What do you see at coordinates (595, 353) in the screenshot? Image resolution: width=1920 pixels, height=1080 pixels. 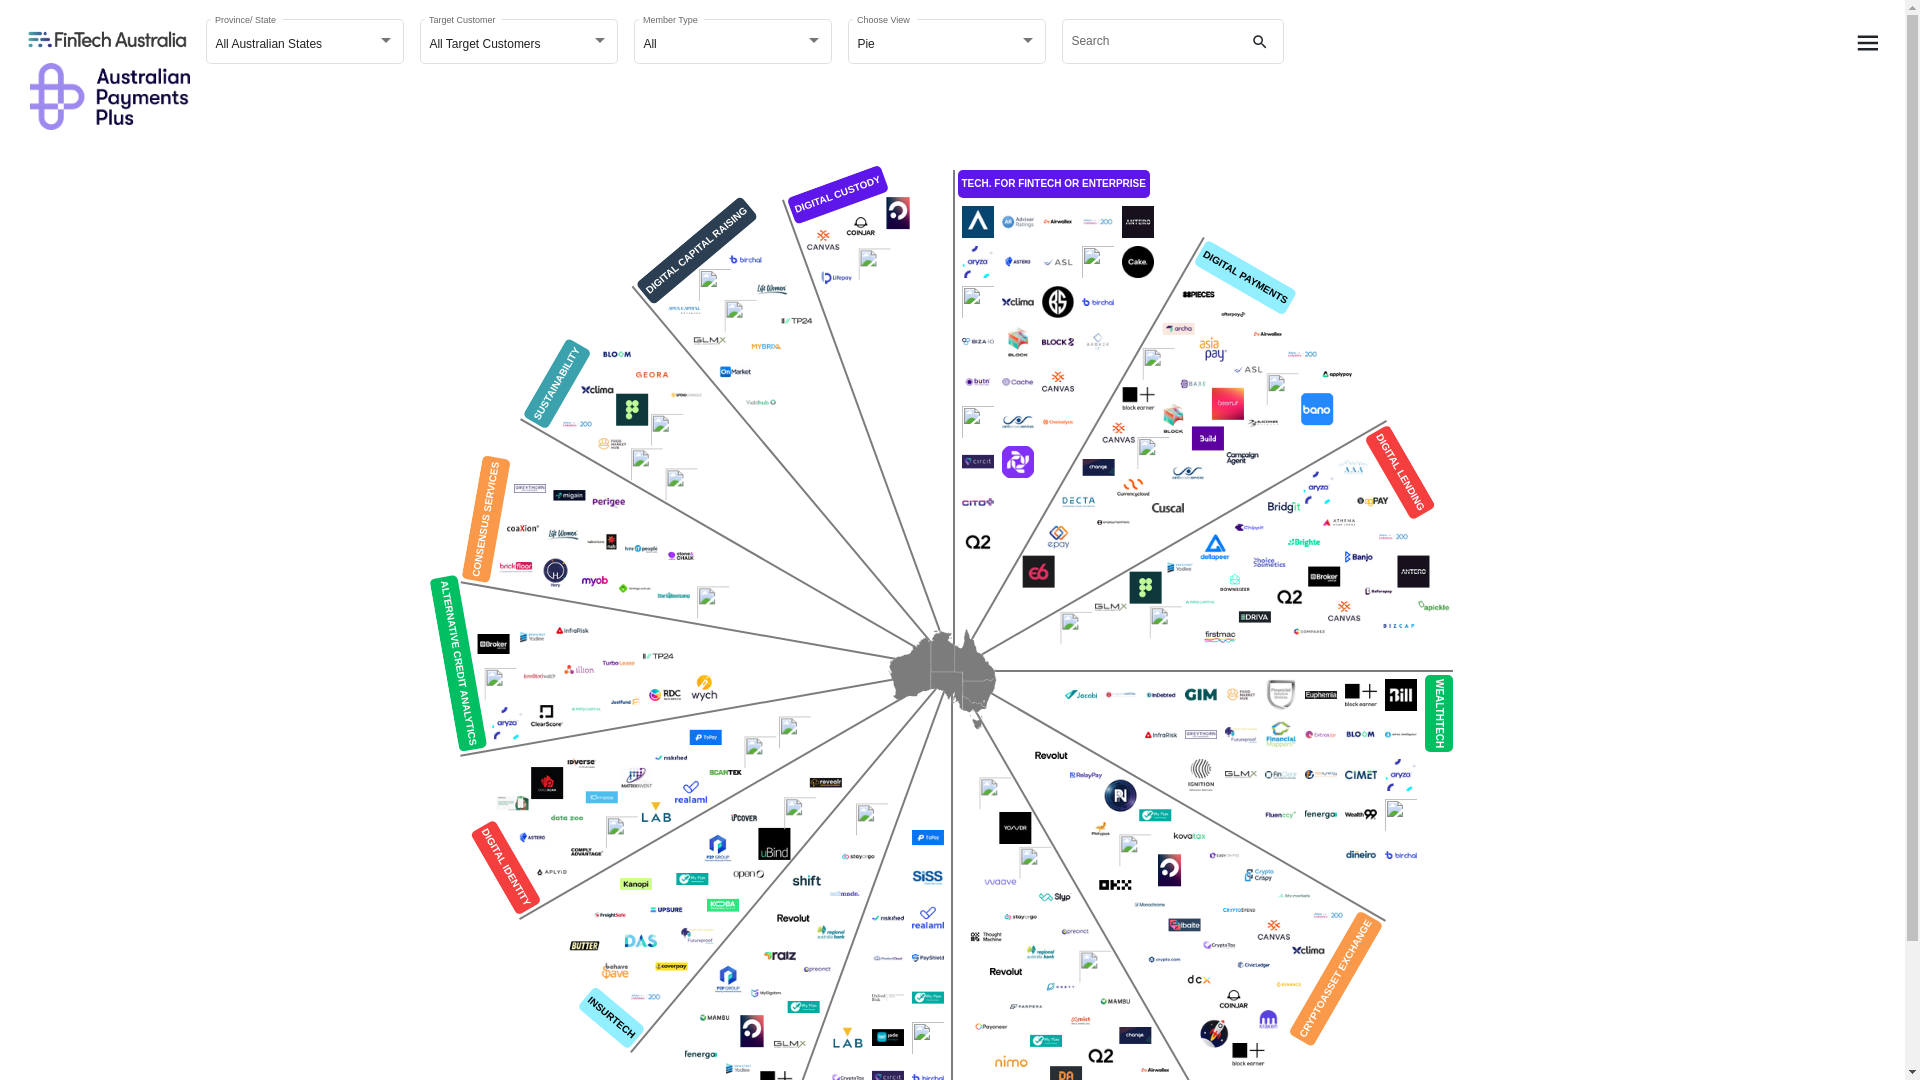 I see `'Bloom Impact Investing'` at bounding box center [595, 353].